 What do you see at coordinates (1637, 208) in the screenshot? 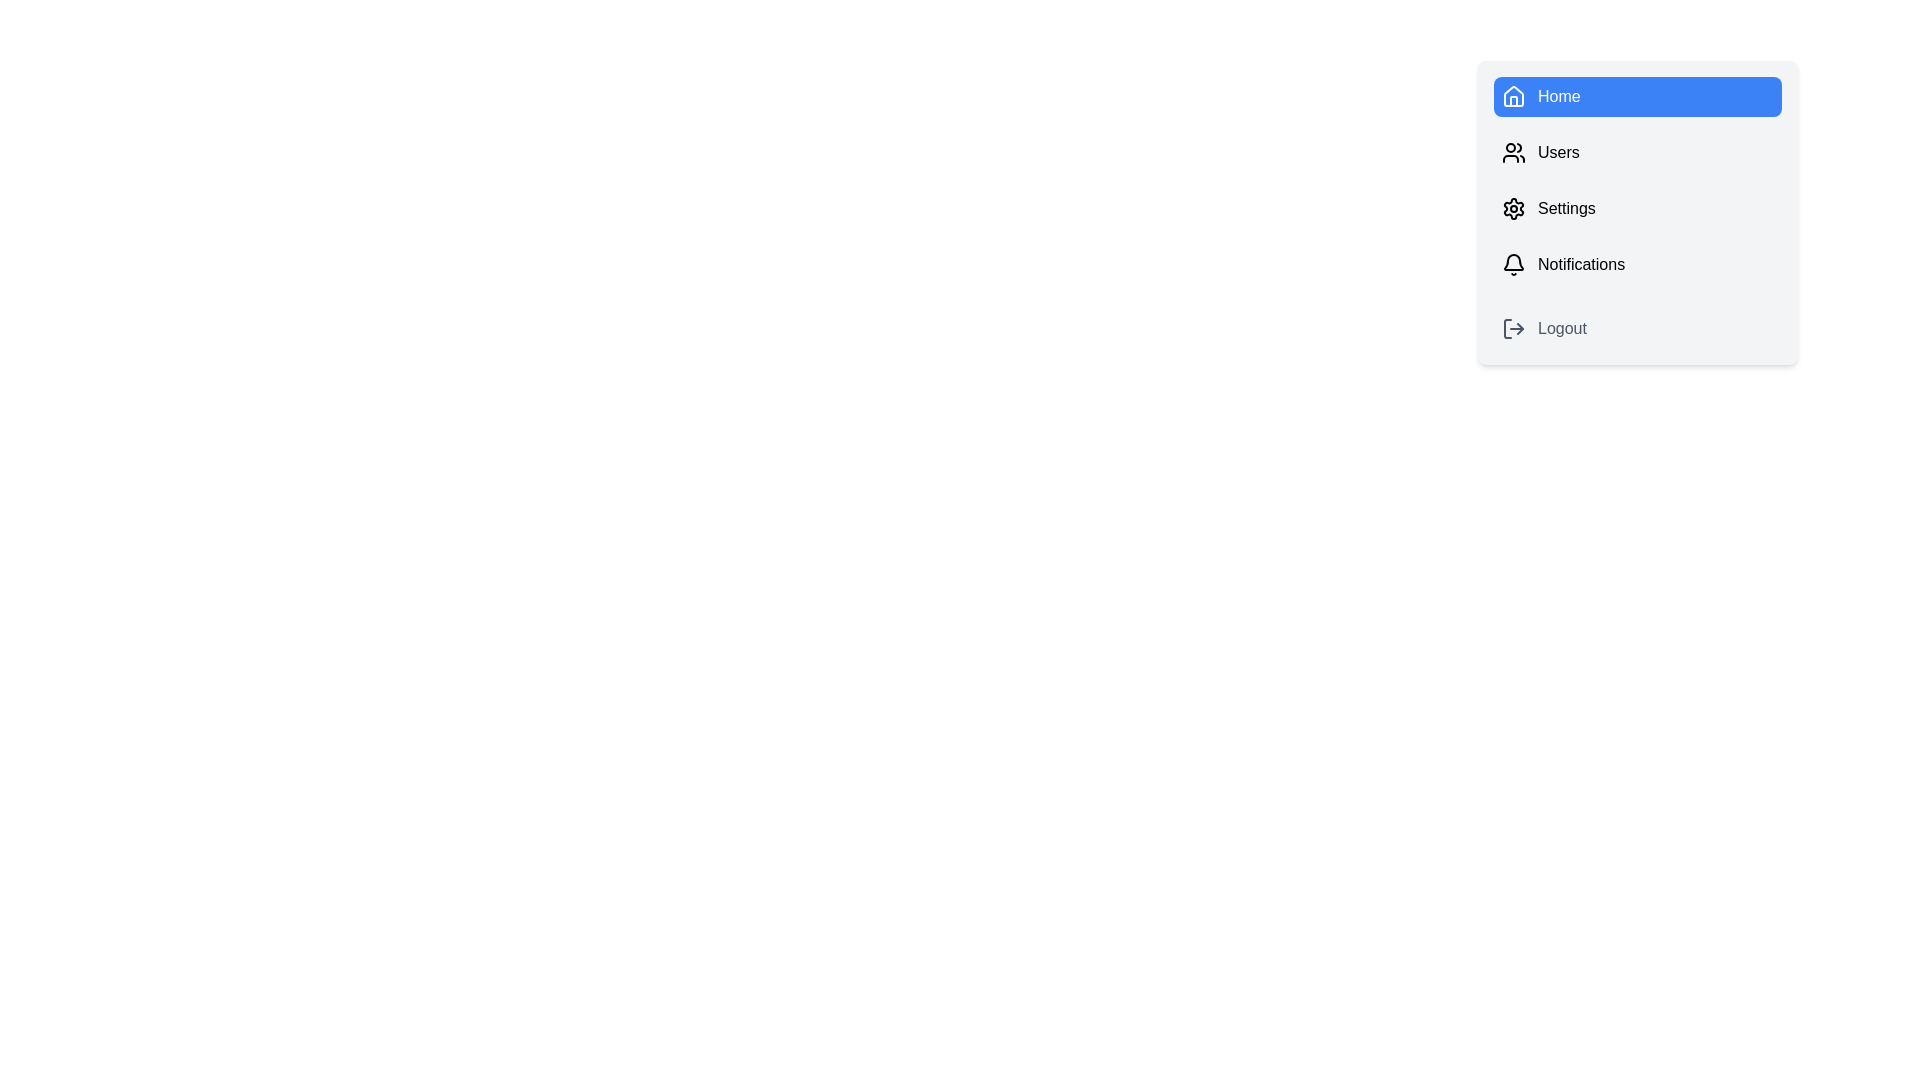
I see `the settings button located in the vertical navigation menu, which is the third item below 'Users' and above 'Notifications'` at bounding box center [1637, 208].